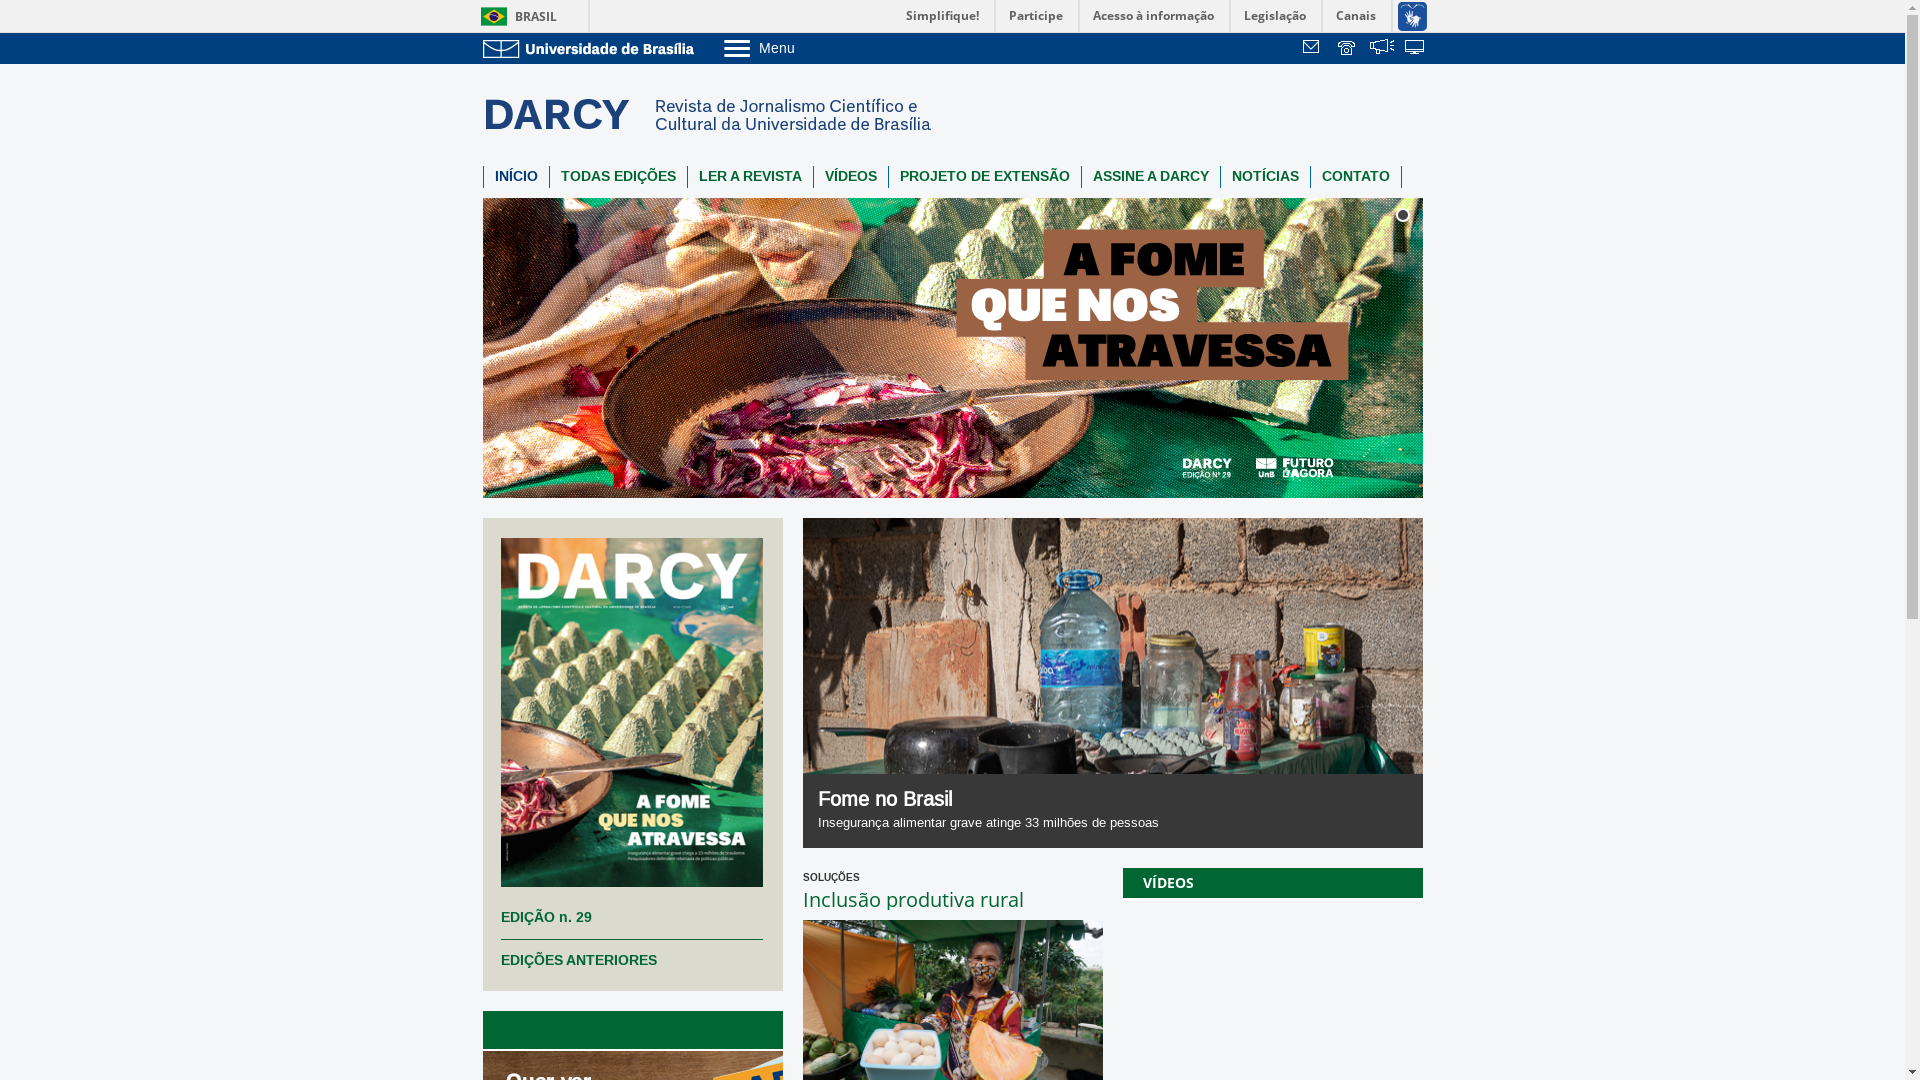 This screenshot has width=1920, height=1080. Describe the element at coordinates (514, 16) in the screenshot. I see `'BRASIL'` at that location.